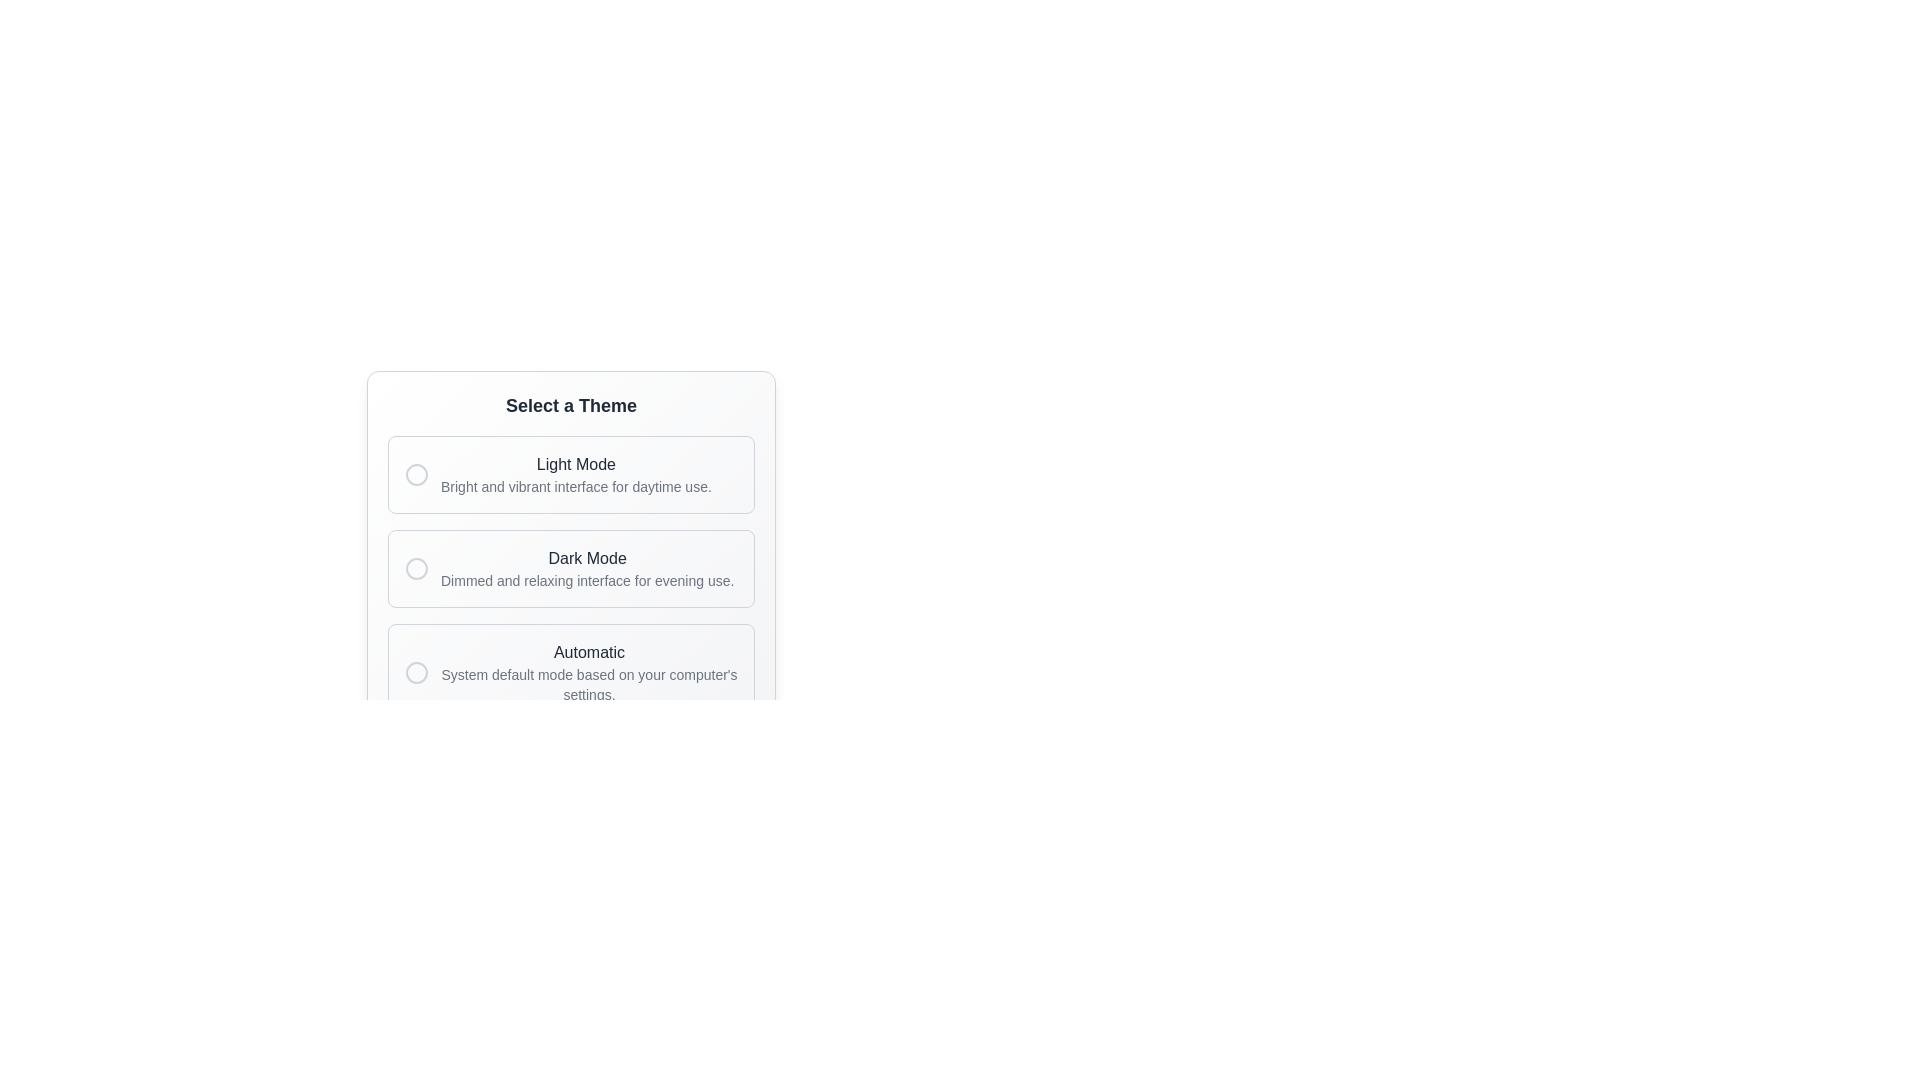 This screenshot has width=1920, height=1080. I want to click on the first Option Card in the 'Select a Theme' list, so click(570, 474).